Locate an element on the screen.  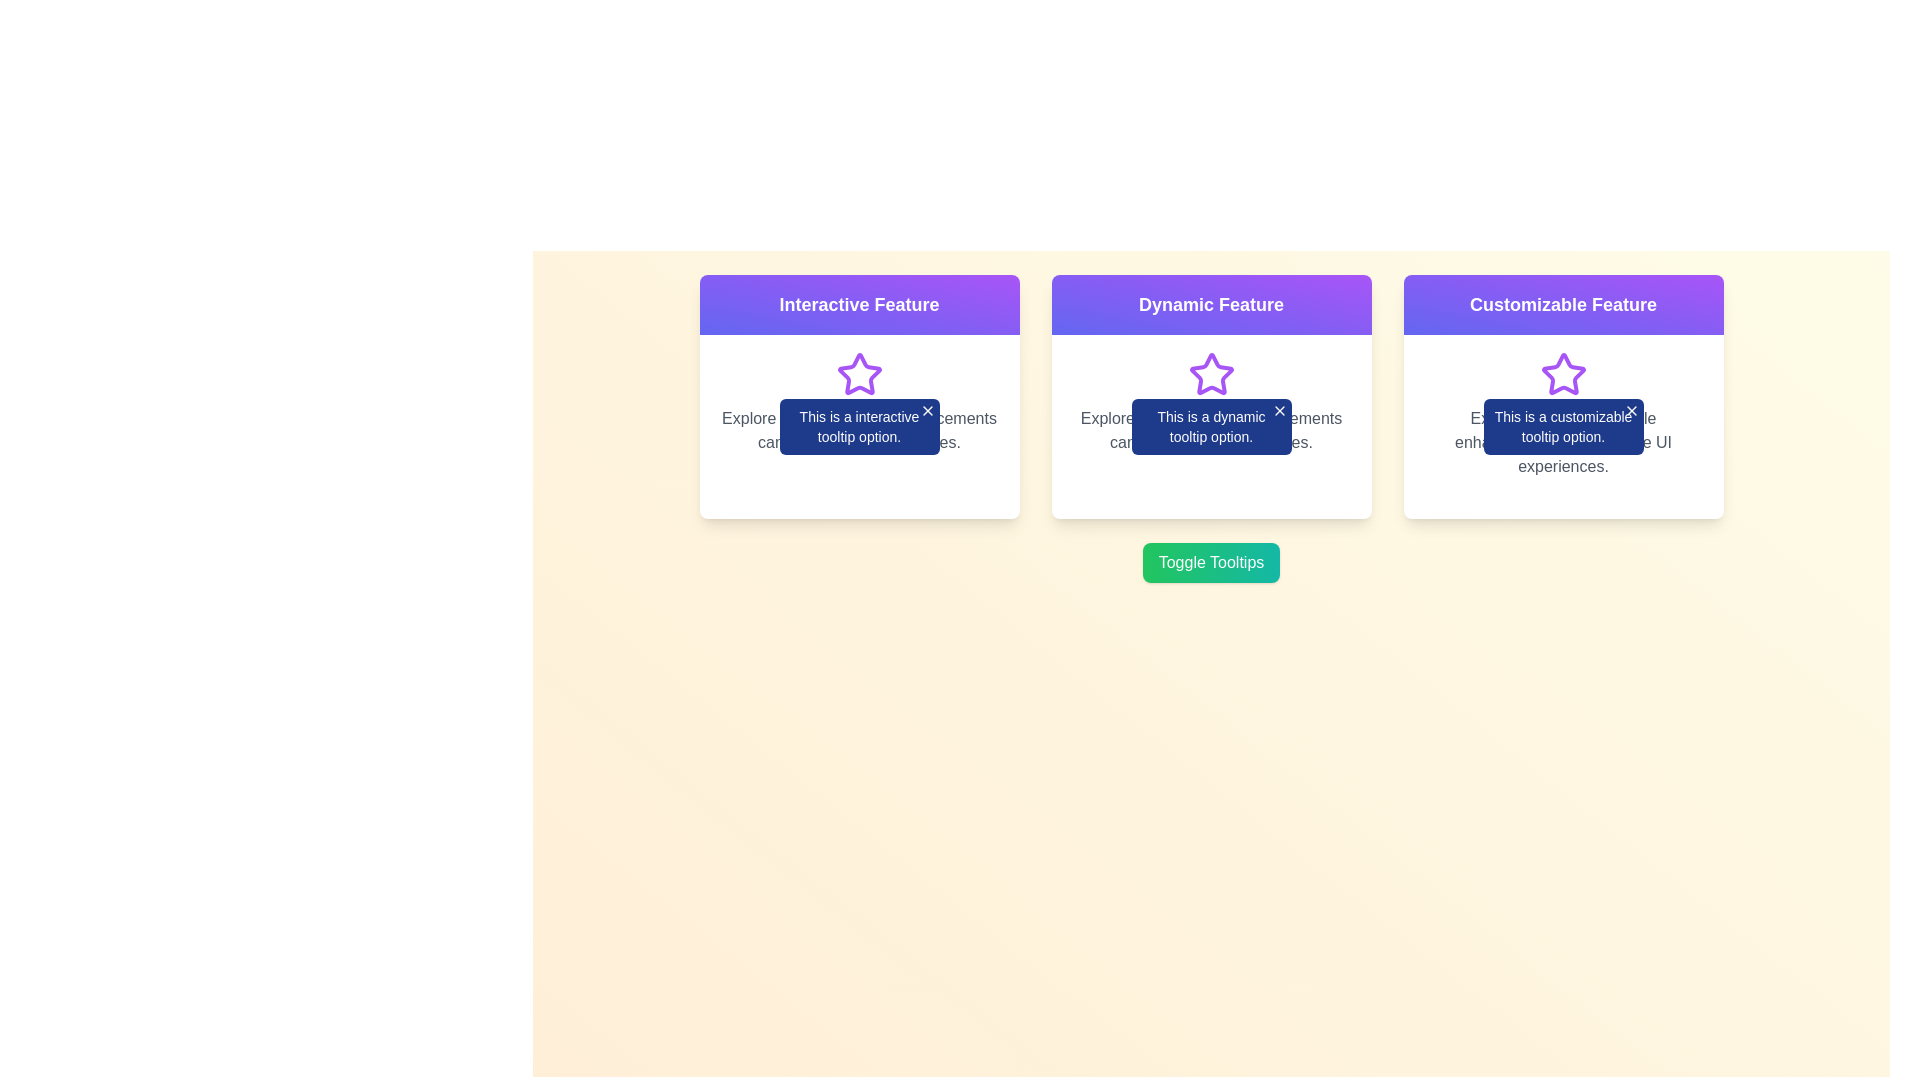
the close button located in the tooltip box at the top-right corner, which is used to dismiss the tooltip related to the 'Dynamic Feature' card is located at coordinates (1278, 410).